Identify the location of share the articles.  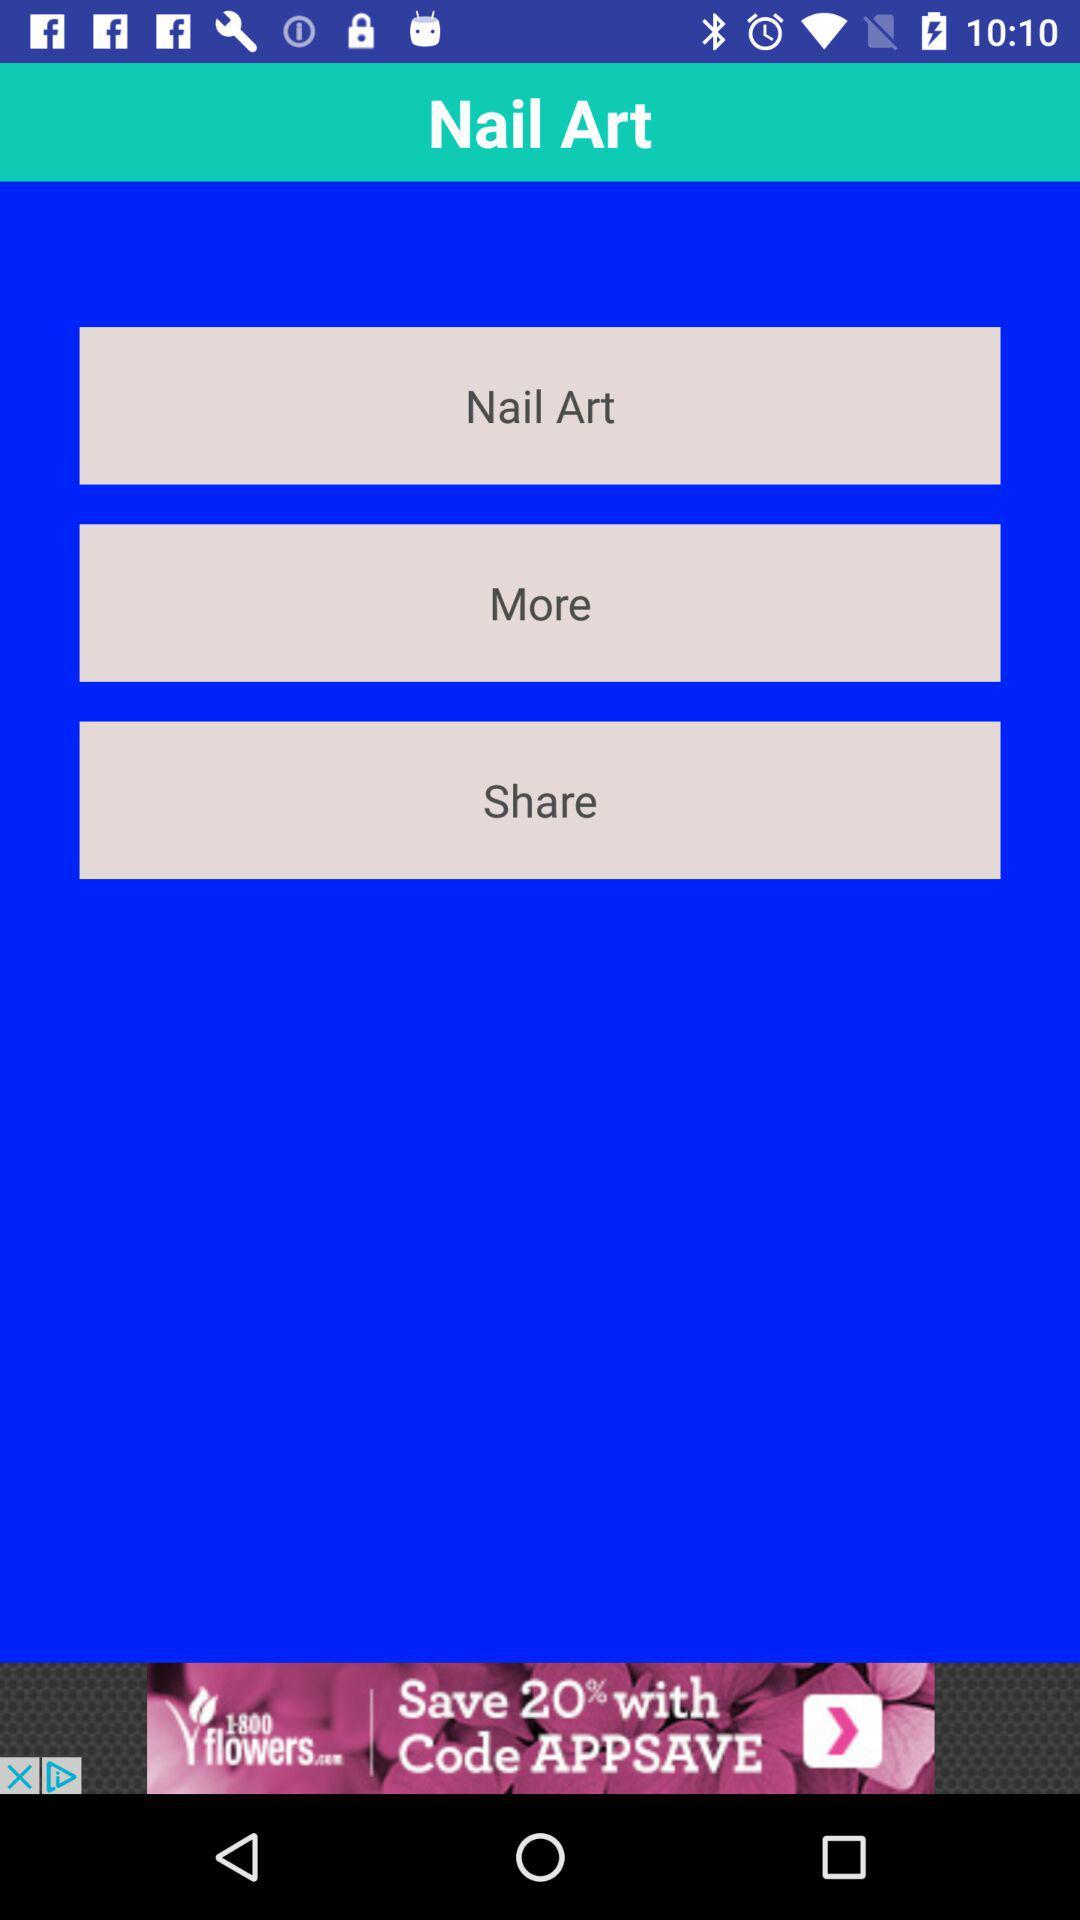
(540, 1727).